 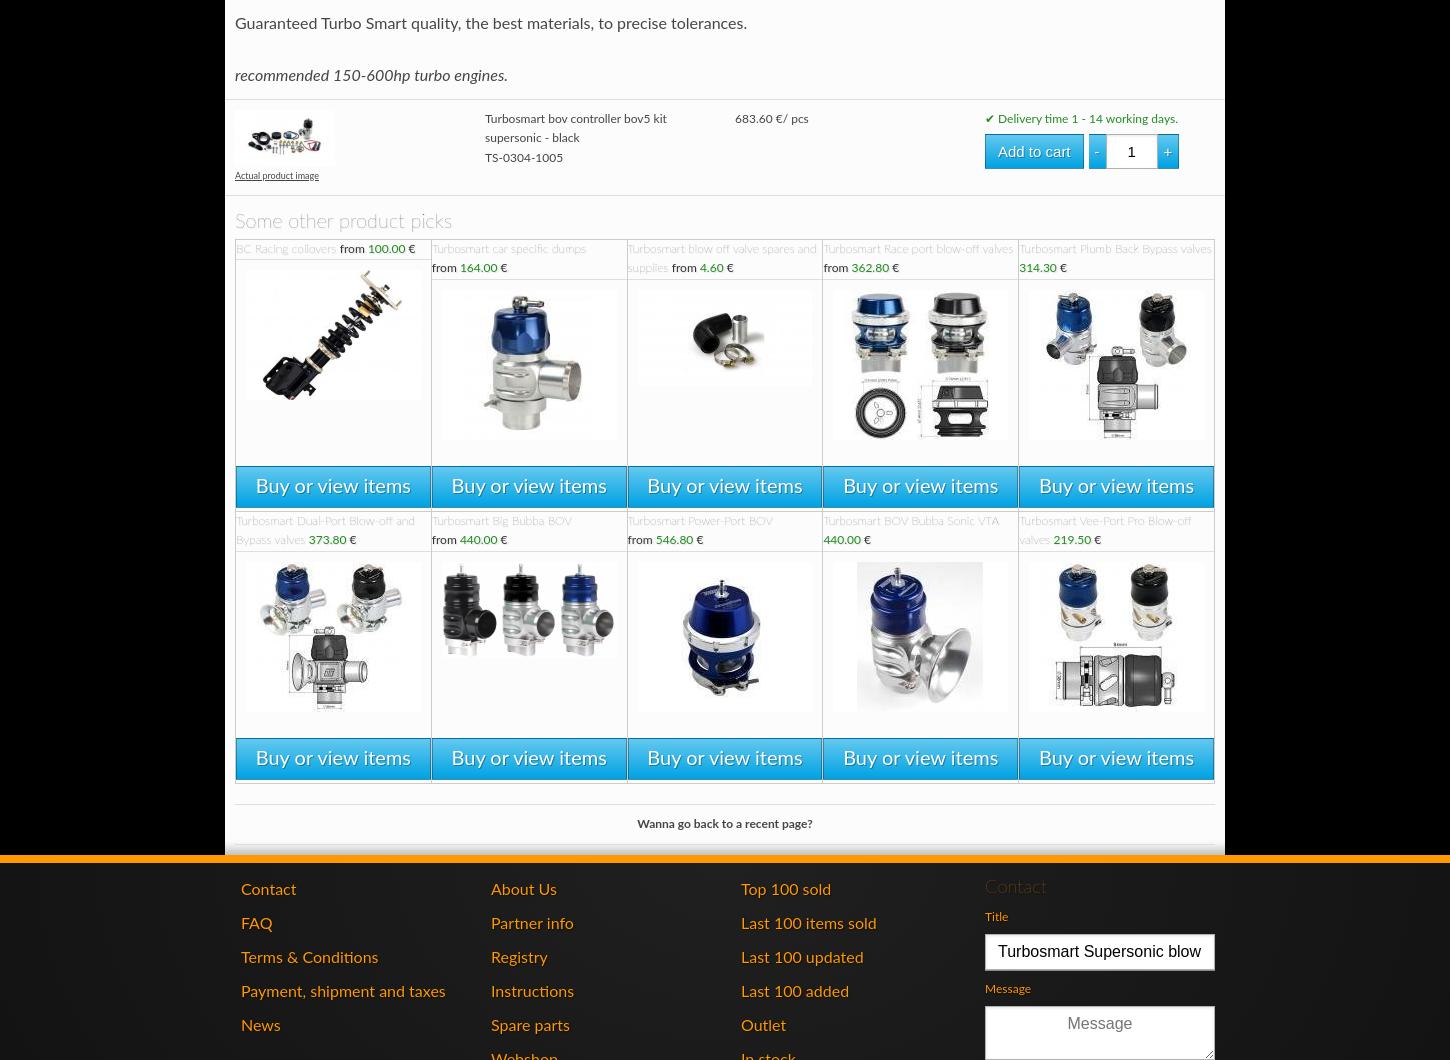 What do you see at coordinates (523, 889) in the screenshot?
I see `'About Us'` at bounding box center [523, 889].